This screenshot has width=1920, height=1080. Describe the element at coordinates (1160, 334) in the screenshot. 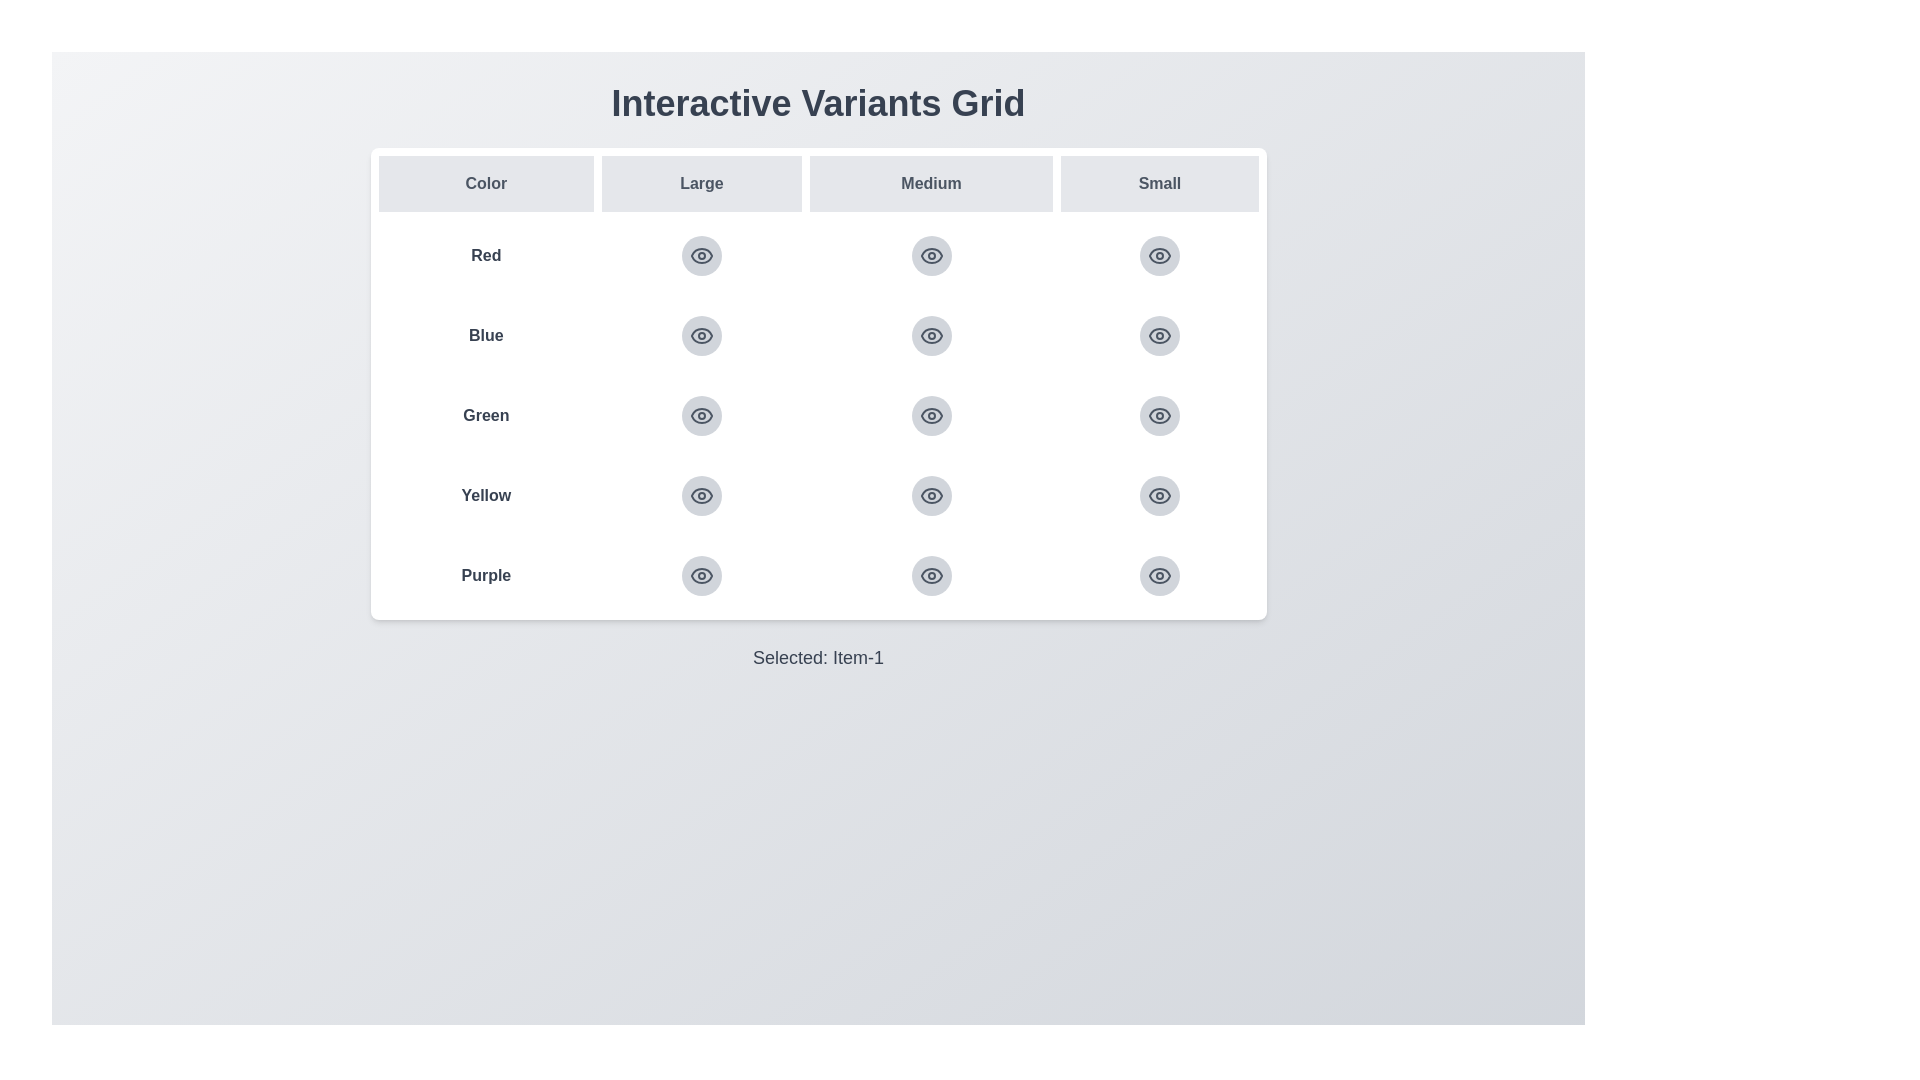

I see `the eye icon button located in the 'Blue' row and 'Small' column to potentially display a tooltip or effect` at that location.